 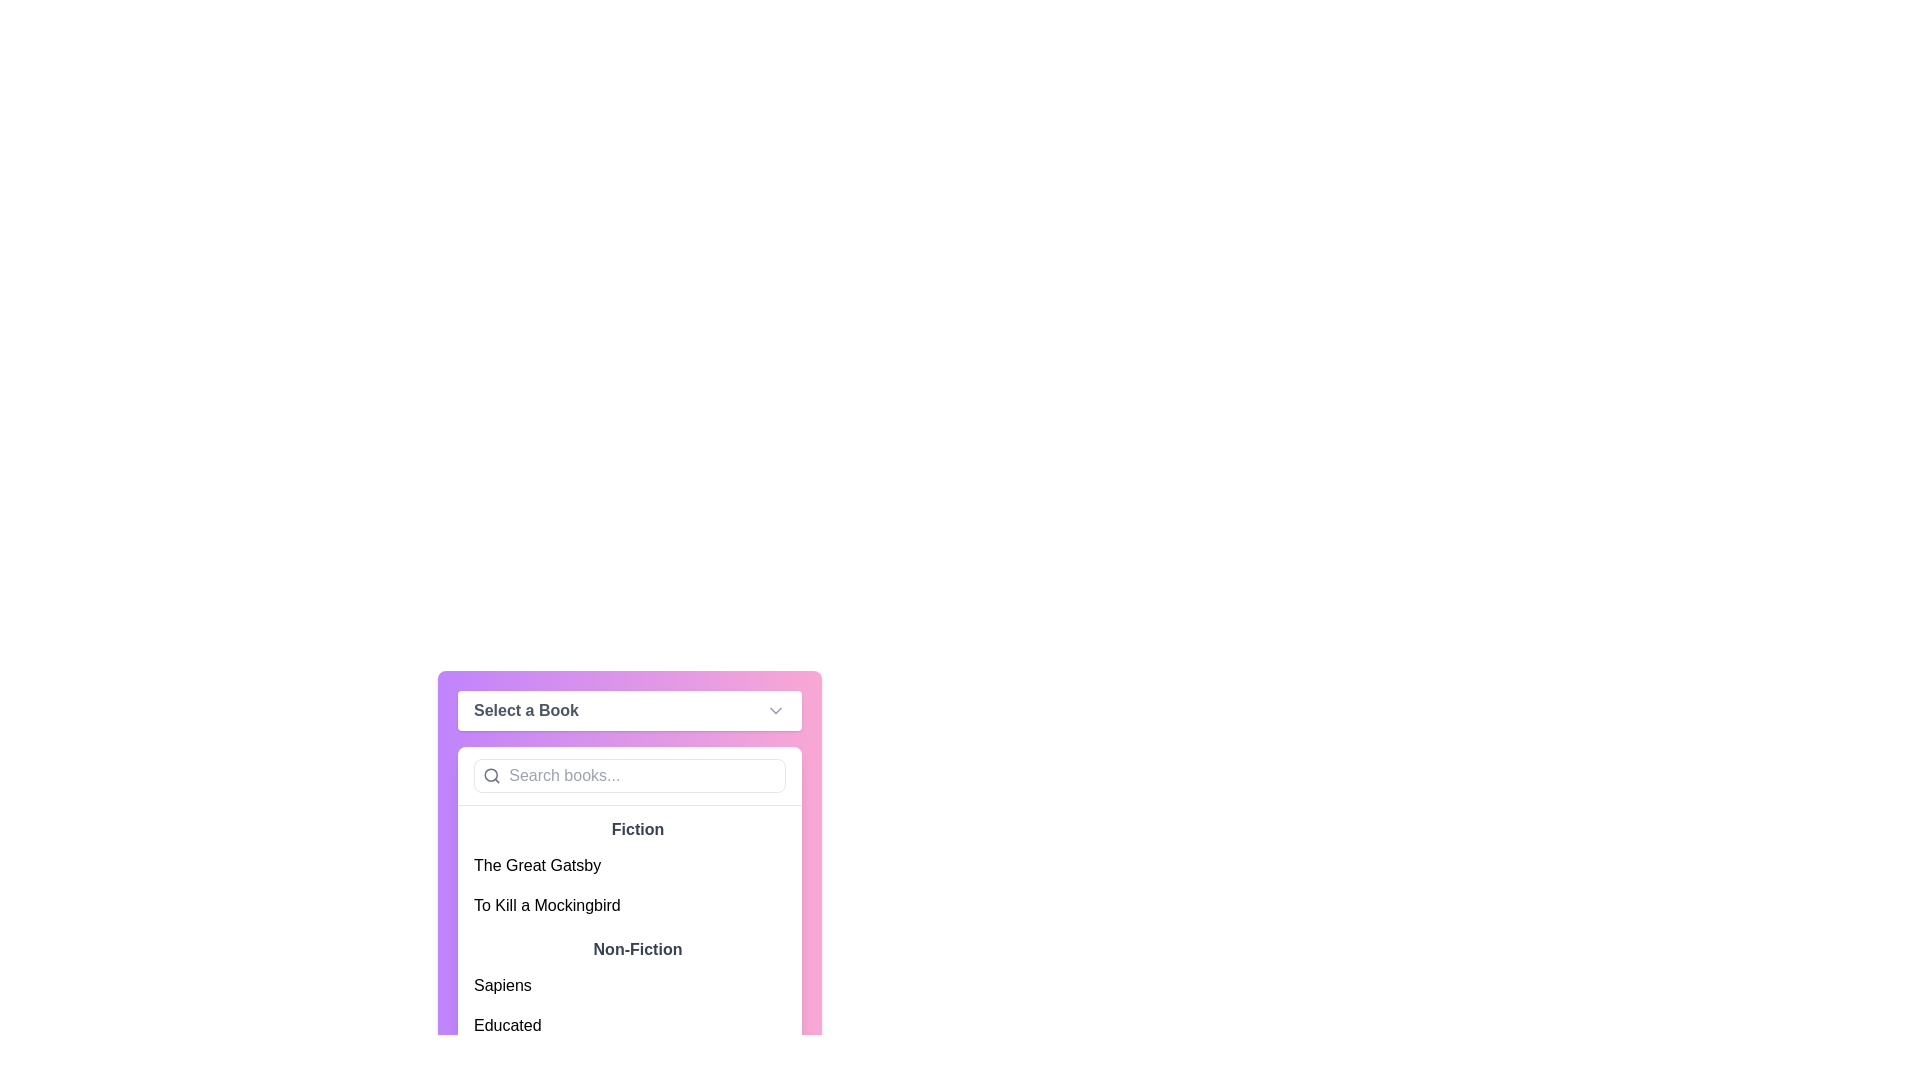 I want to click on the 'Educated' list item in the dropdown menu under the 'Non-Fiction' category to trigger a visual highlight effect, so click(x=628, y=1026).